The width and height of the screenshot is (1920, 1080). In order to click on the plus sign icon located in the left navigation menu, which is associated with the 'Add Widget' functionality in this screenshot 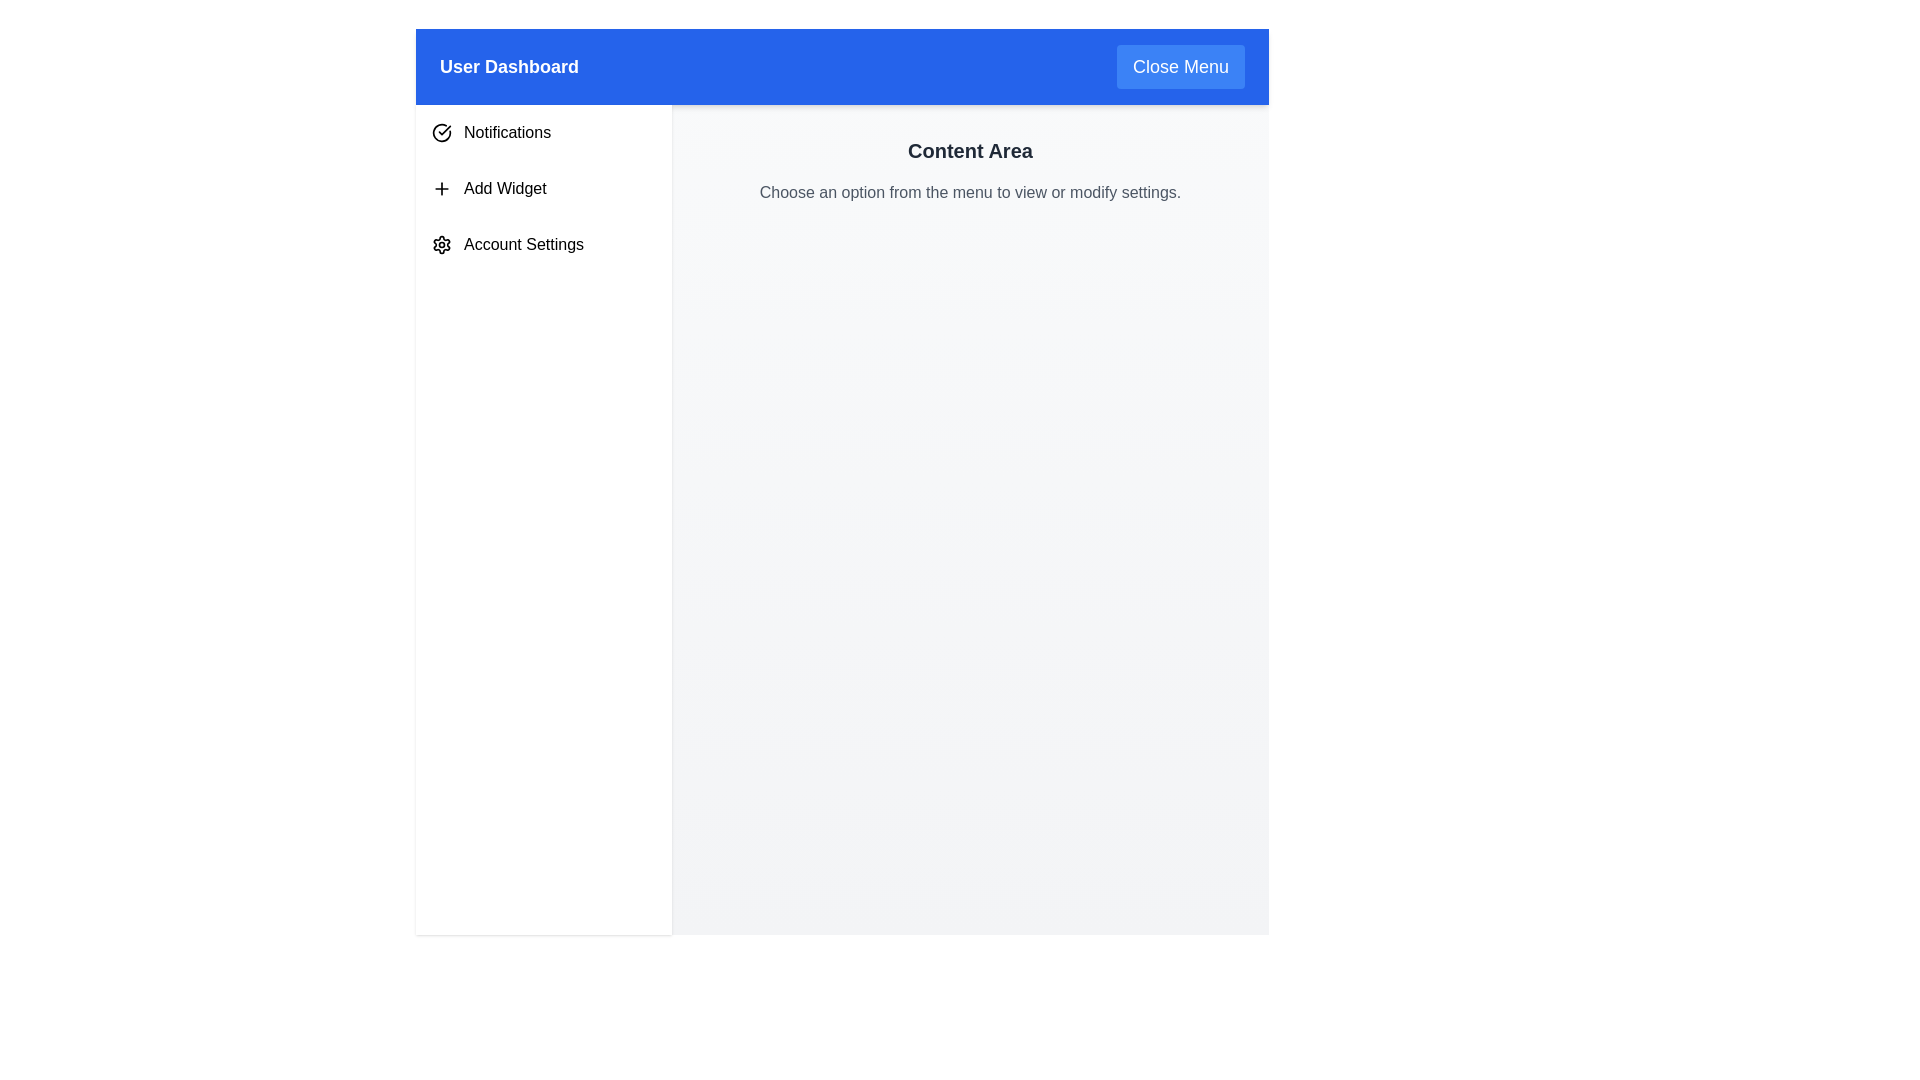, I will do `click(440, 189)`.